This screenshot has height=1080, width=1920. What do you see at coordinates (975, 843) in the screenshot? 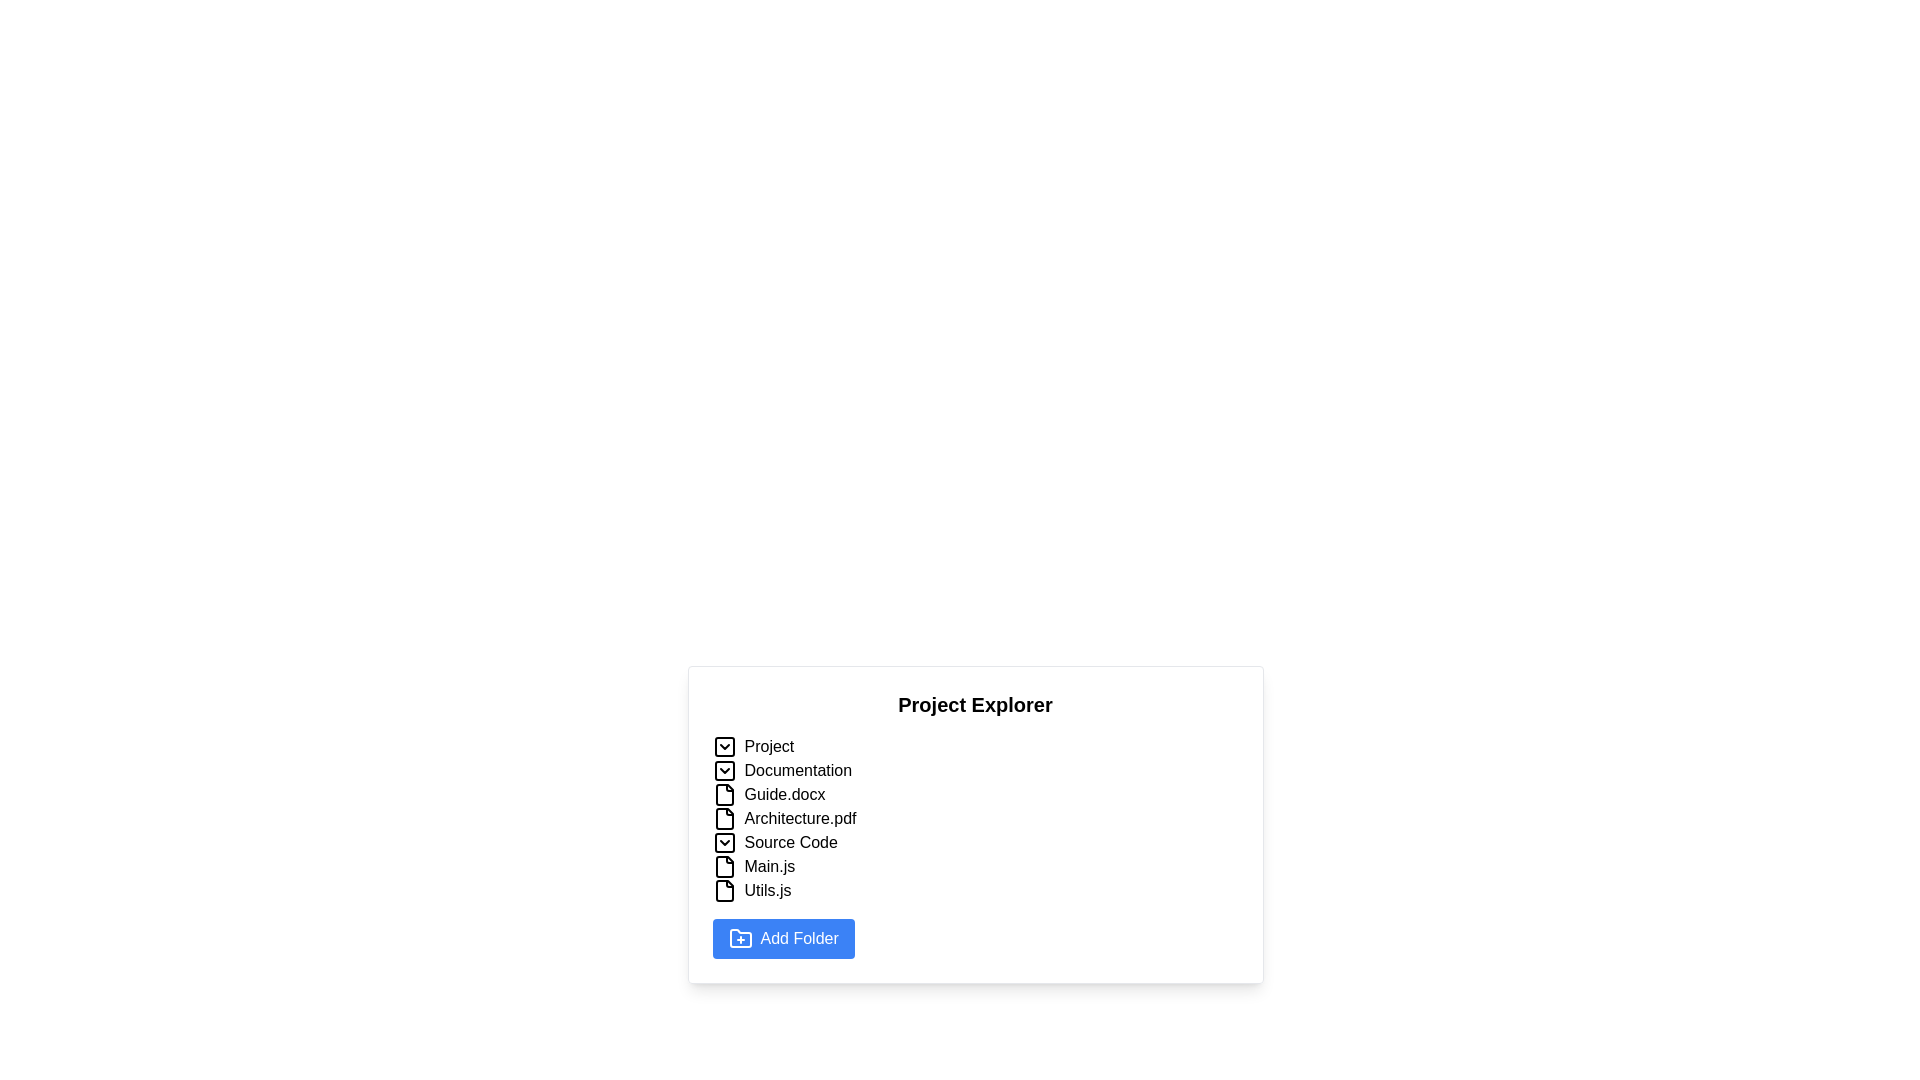
I see `the fourth expandable list item in the project explorer, located between 'Architecture.pdf' and 'Main.js'` at bounding box center [975, 843].